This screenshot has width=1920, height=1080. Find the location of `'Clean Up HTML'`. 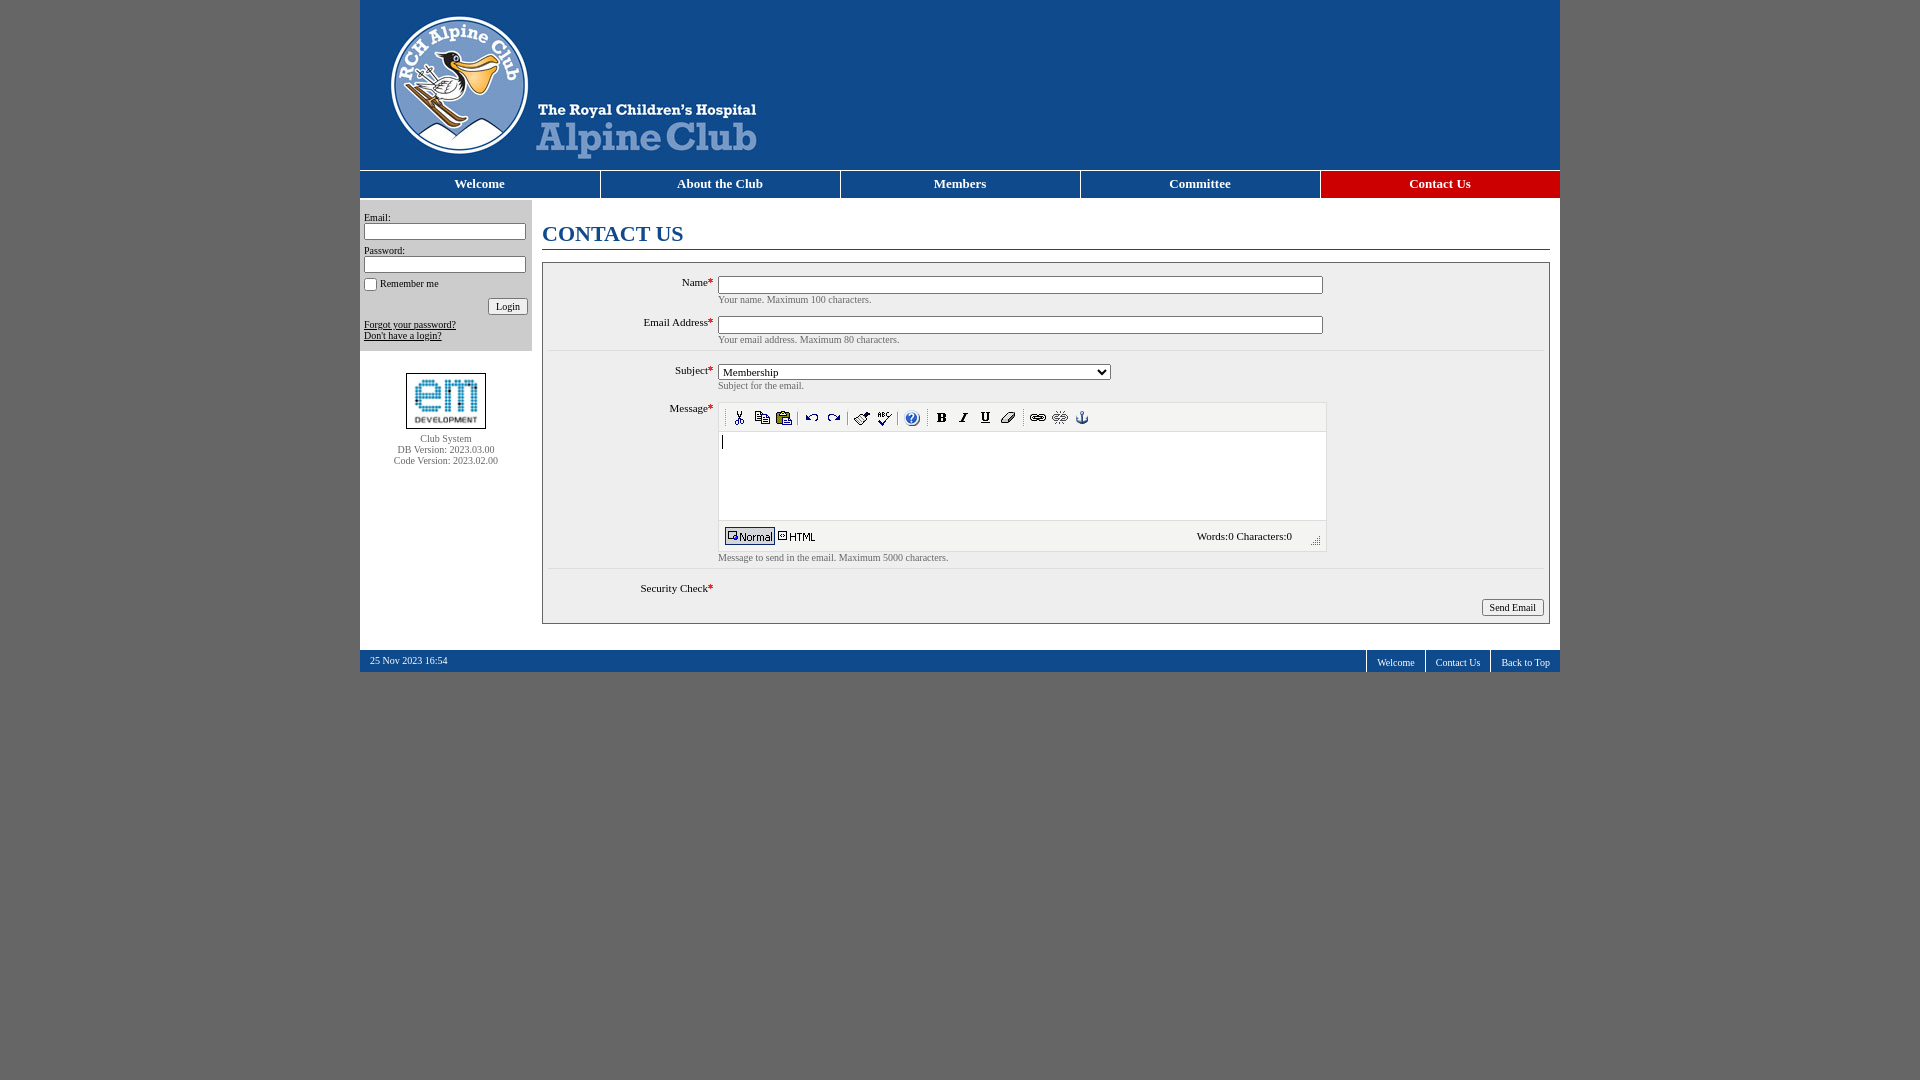

'Clean Up HTML' is located at coordinates (862, 416).